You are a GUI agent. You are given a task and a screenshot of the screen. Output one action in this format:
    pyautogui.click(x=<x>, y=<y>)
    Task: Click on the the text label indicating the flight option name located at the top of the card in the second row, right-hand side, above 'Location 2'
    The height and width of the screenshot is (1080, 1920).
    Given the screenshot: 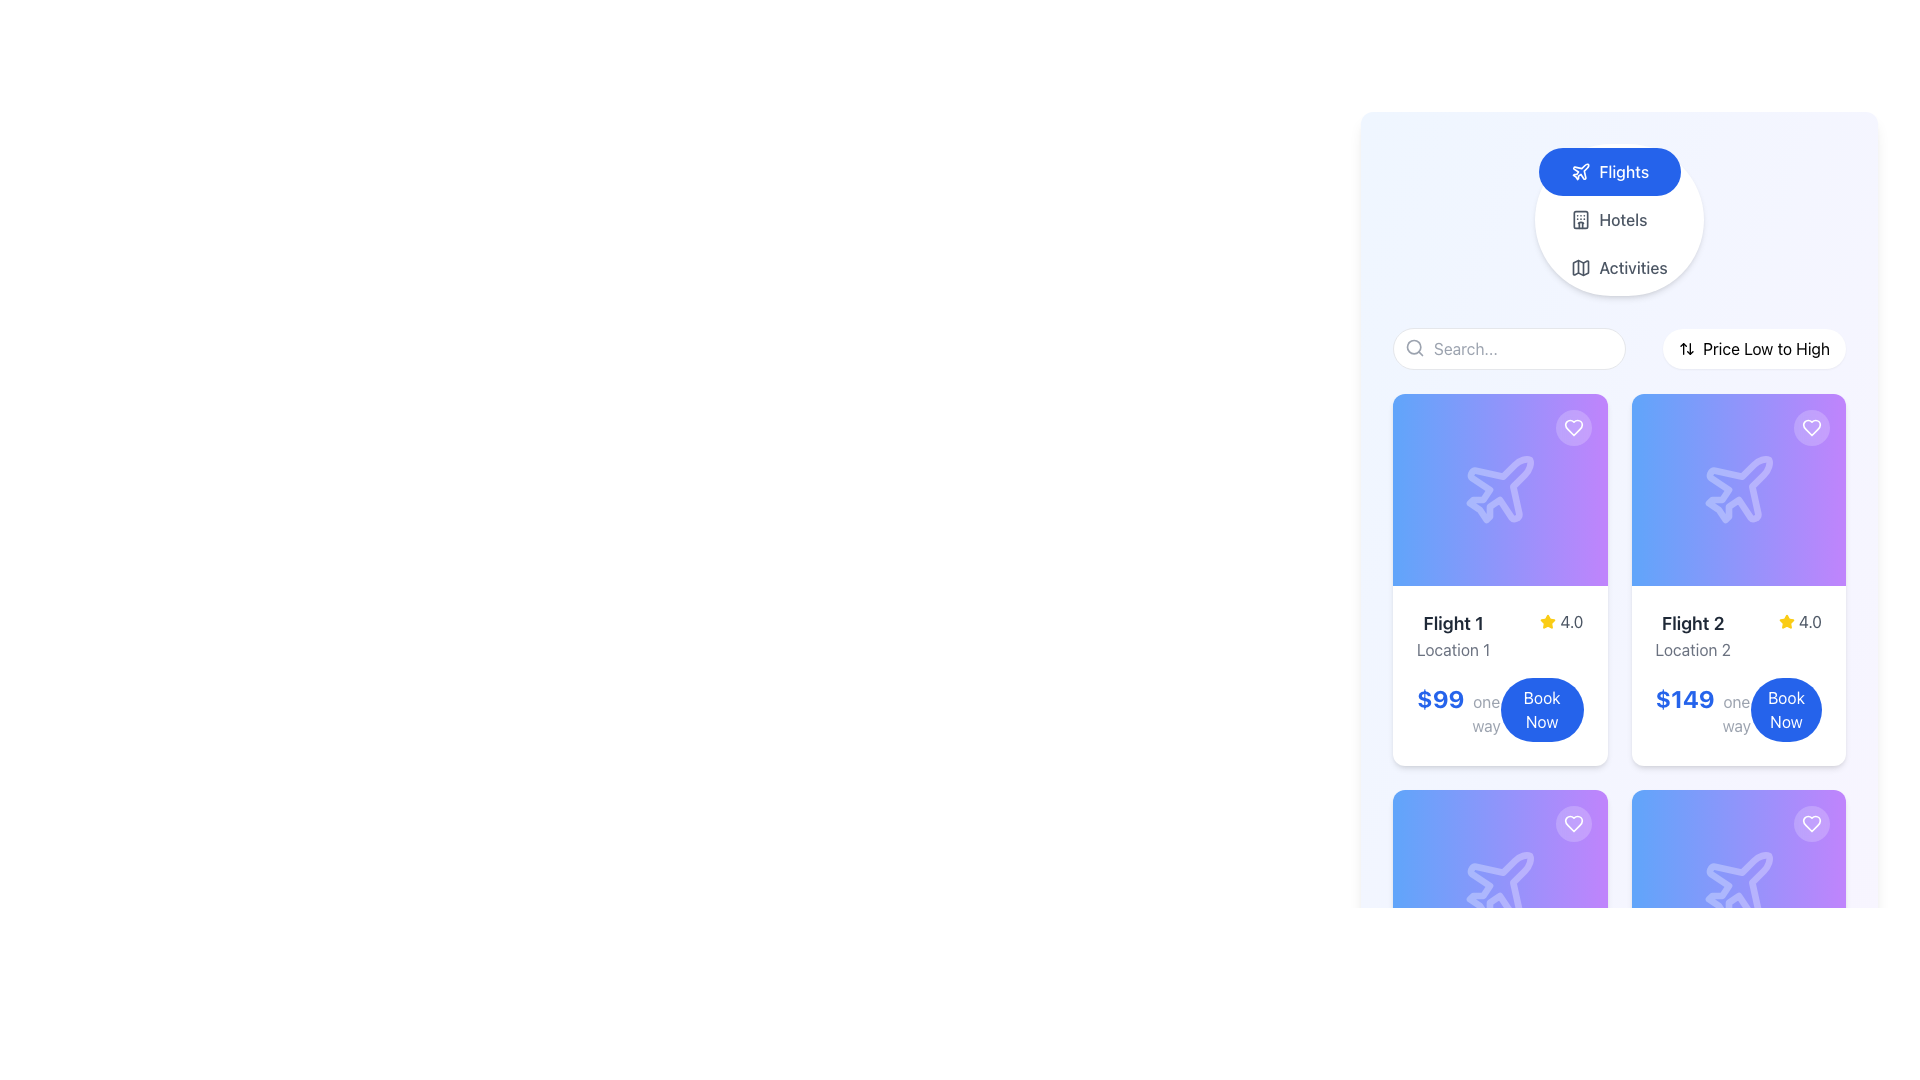 What is the action you would take?
    pyautogui.click(x=1692, y=623)
    